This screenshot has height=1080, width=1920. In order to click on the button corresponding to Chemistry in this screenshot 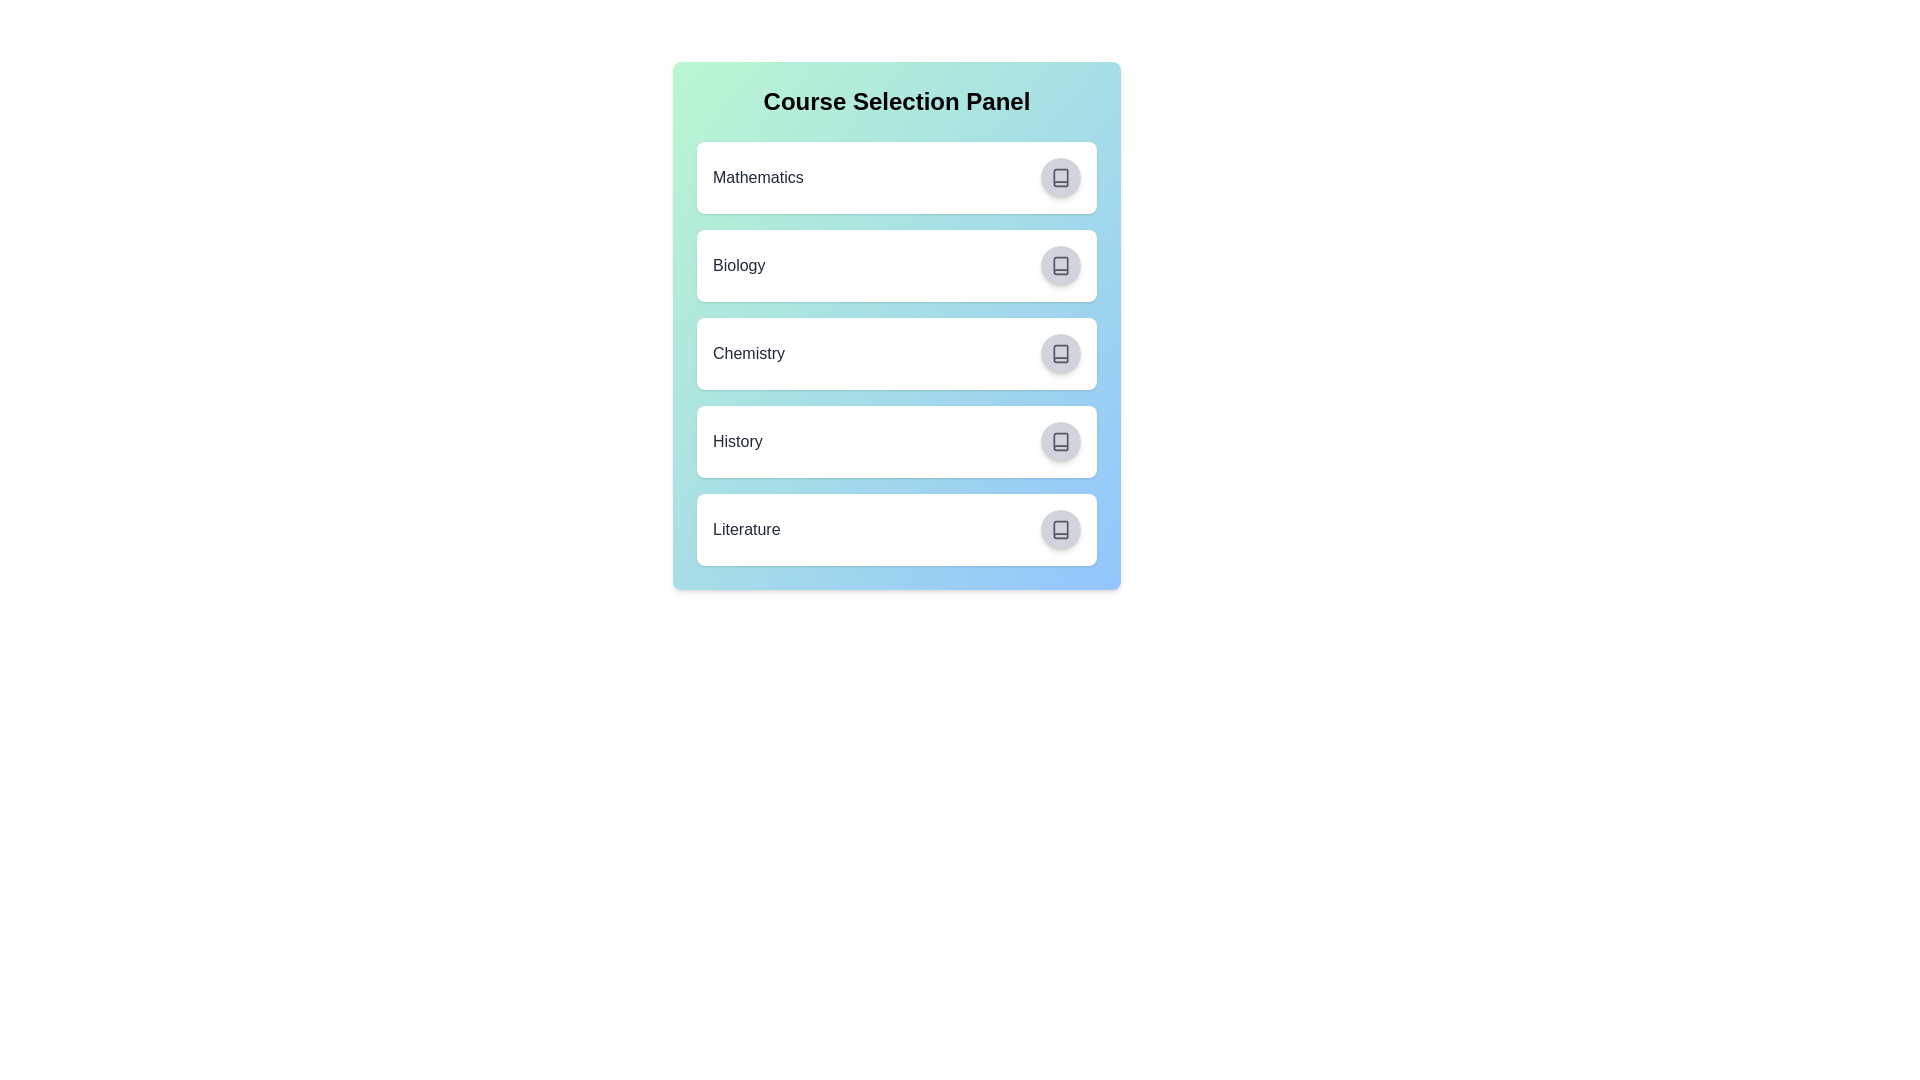, I will do `click(1059, 353)`.